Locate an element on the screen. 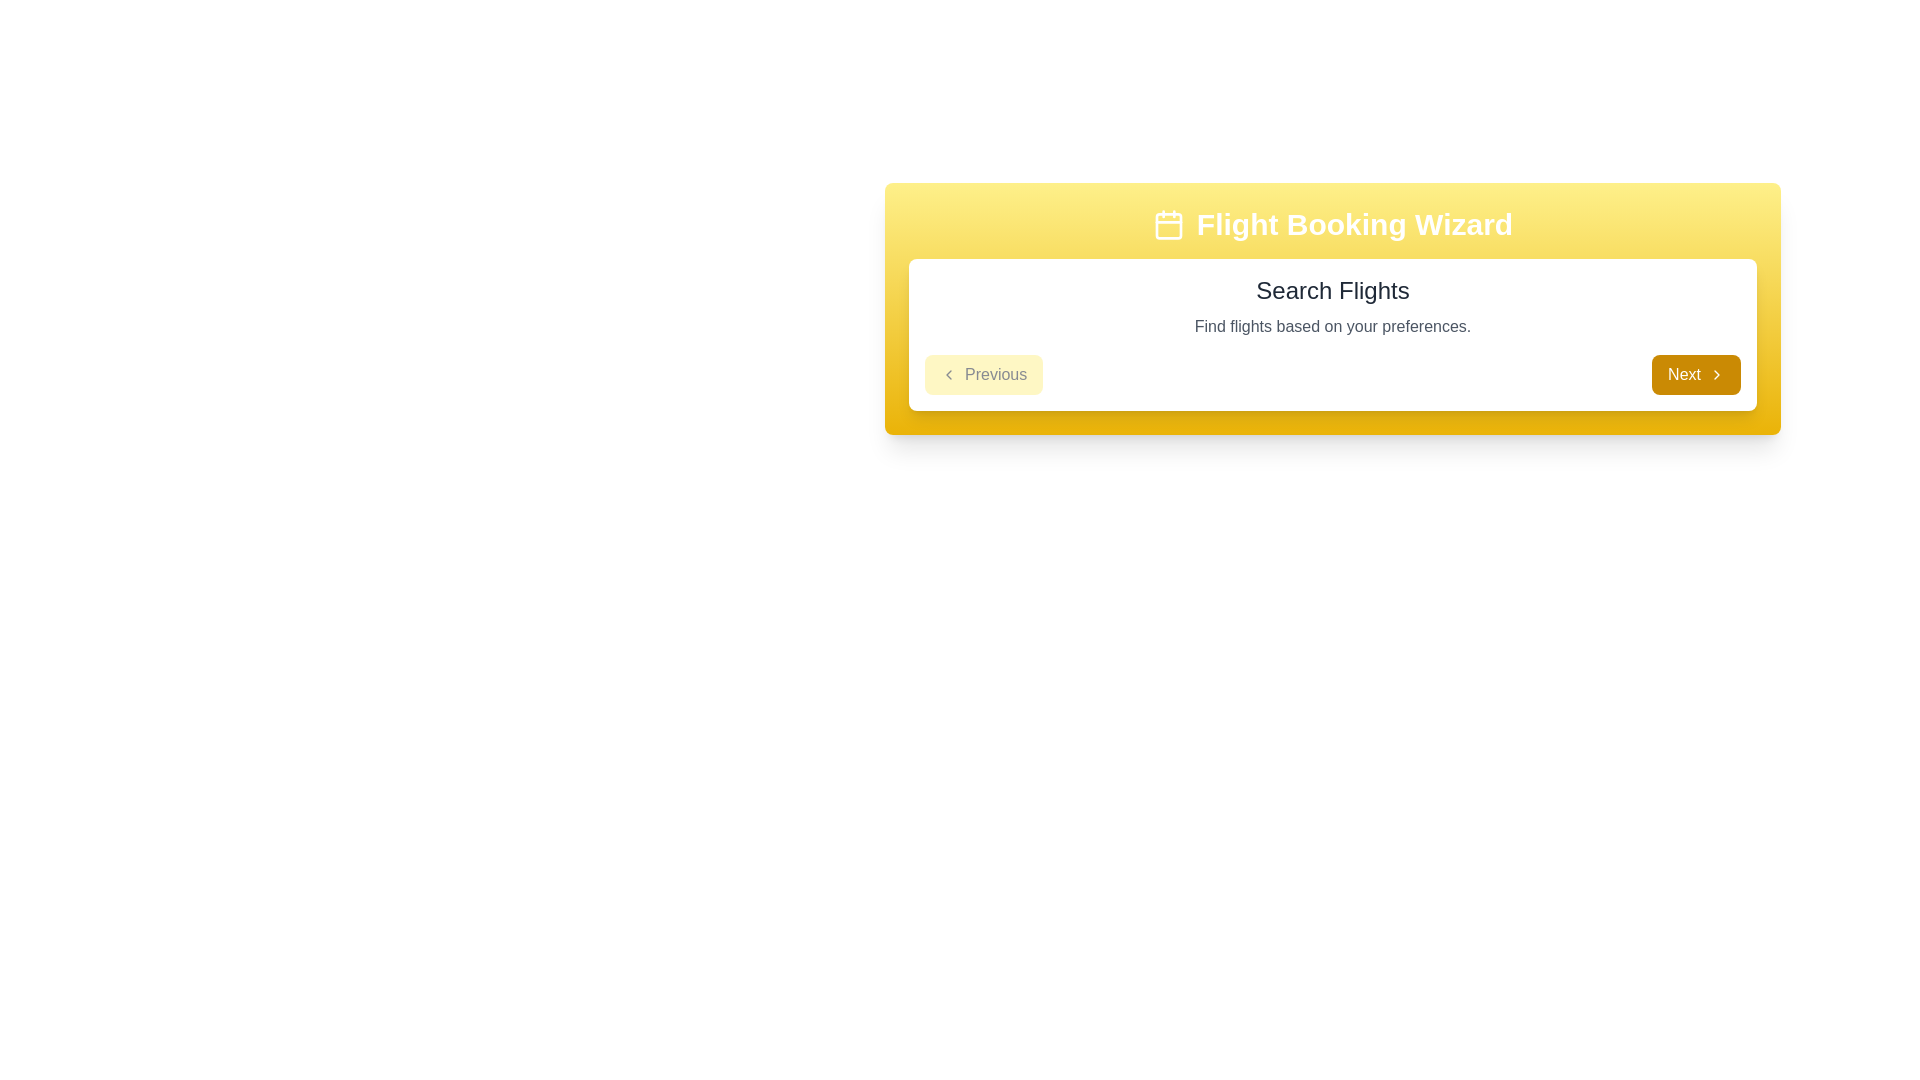  static text label that displays 'Flight Booking Wizard', which is a large, bold, white-colored text in the yellow gradient header is located at coordinates (1354, 224).